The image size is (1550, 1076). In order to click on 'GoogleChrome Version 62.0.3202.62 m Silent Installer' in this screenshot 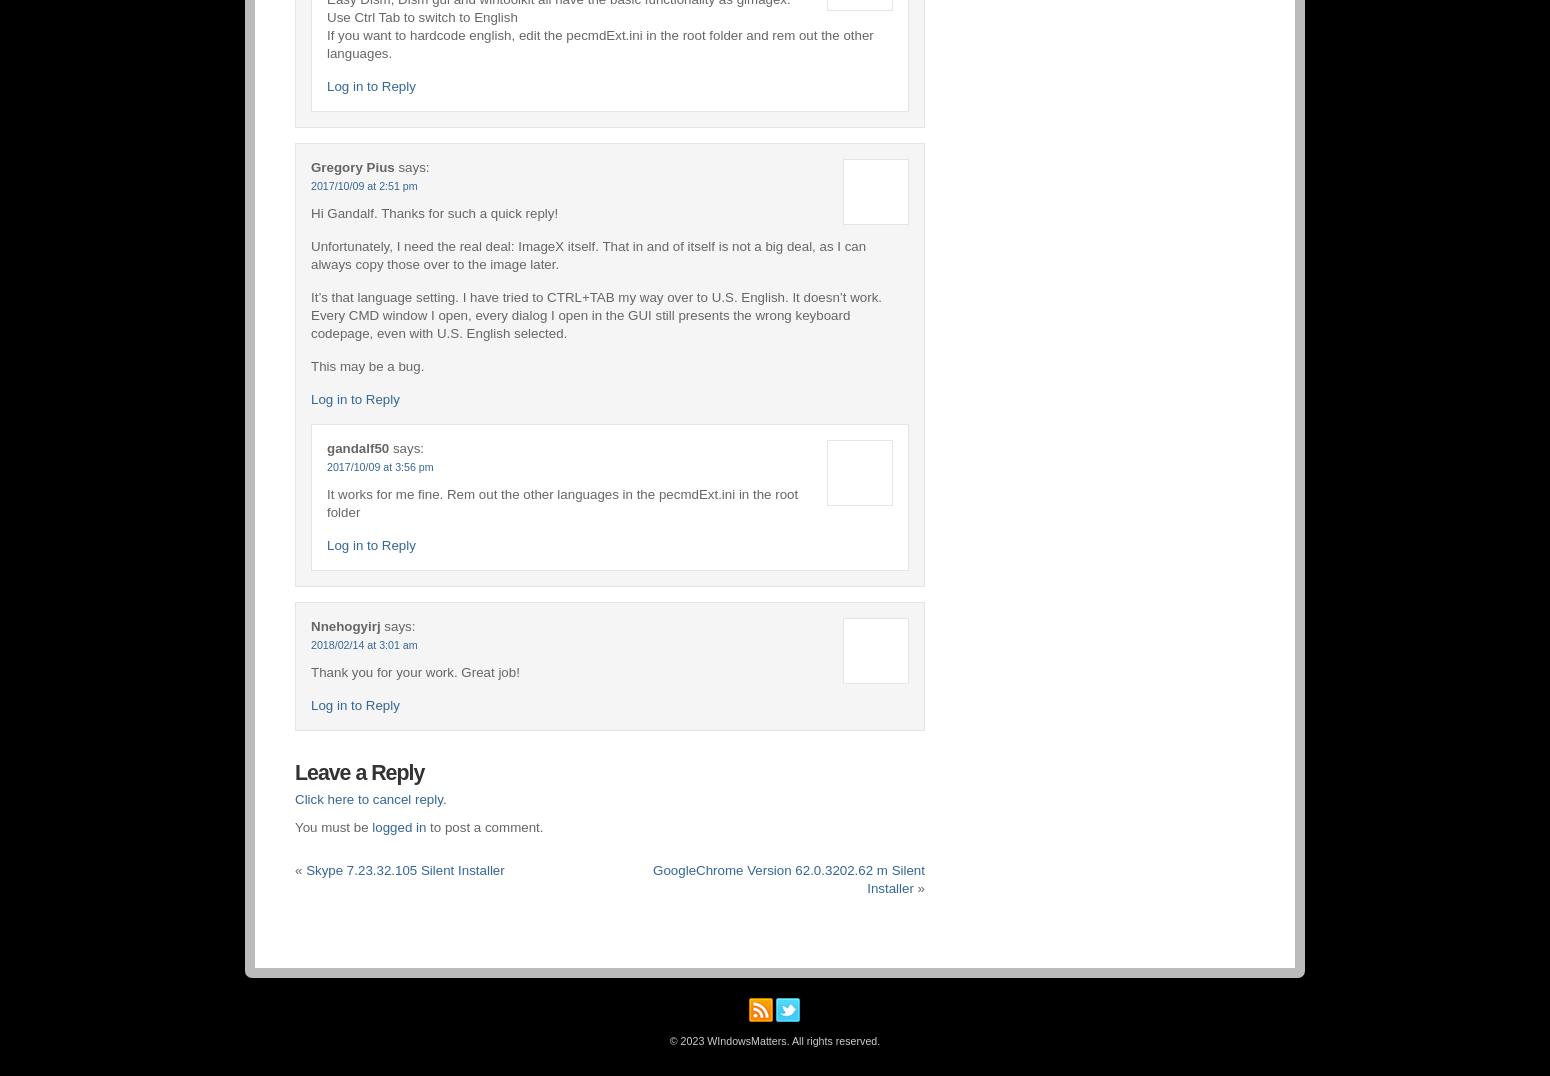, I will do `click(652, 879)`.